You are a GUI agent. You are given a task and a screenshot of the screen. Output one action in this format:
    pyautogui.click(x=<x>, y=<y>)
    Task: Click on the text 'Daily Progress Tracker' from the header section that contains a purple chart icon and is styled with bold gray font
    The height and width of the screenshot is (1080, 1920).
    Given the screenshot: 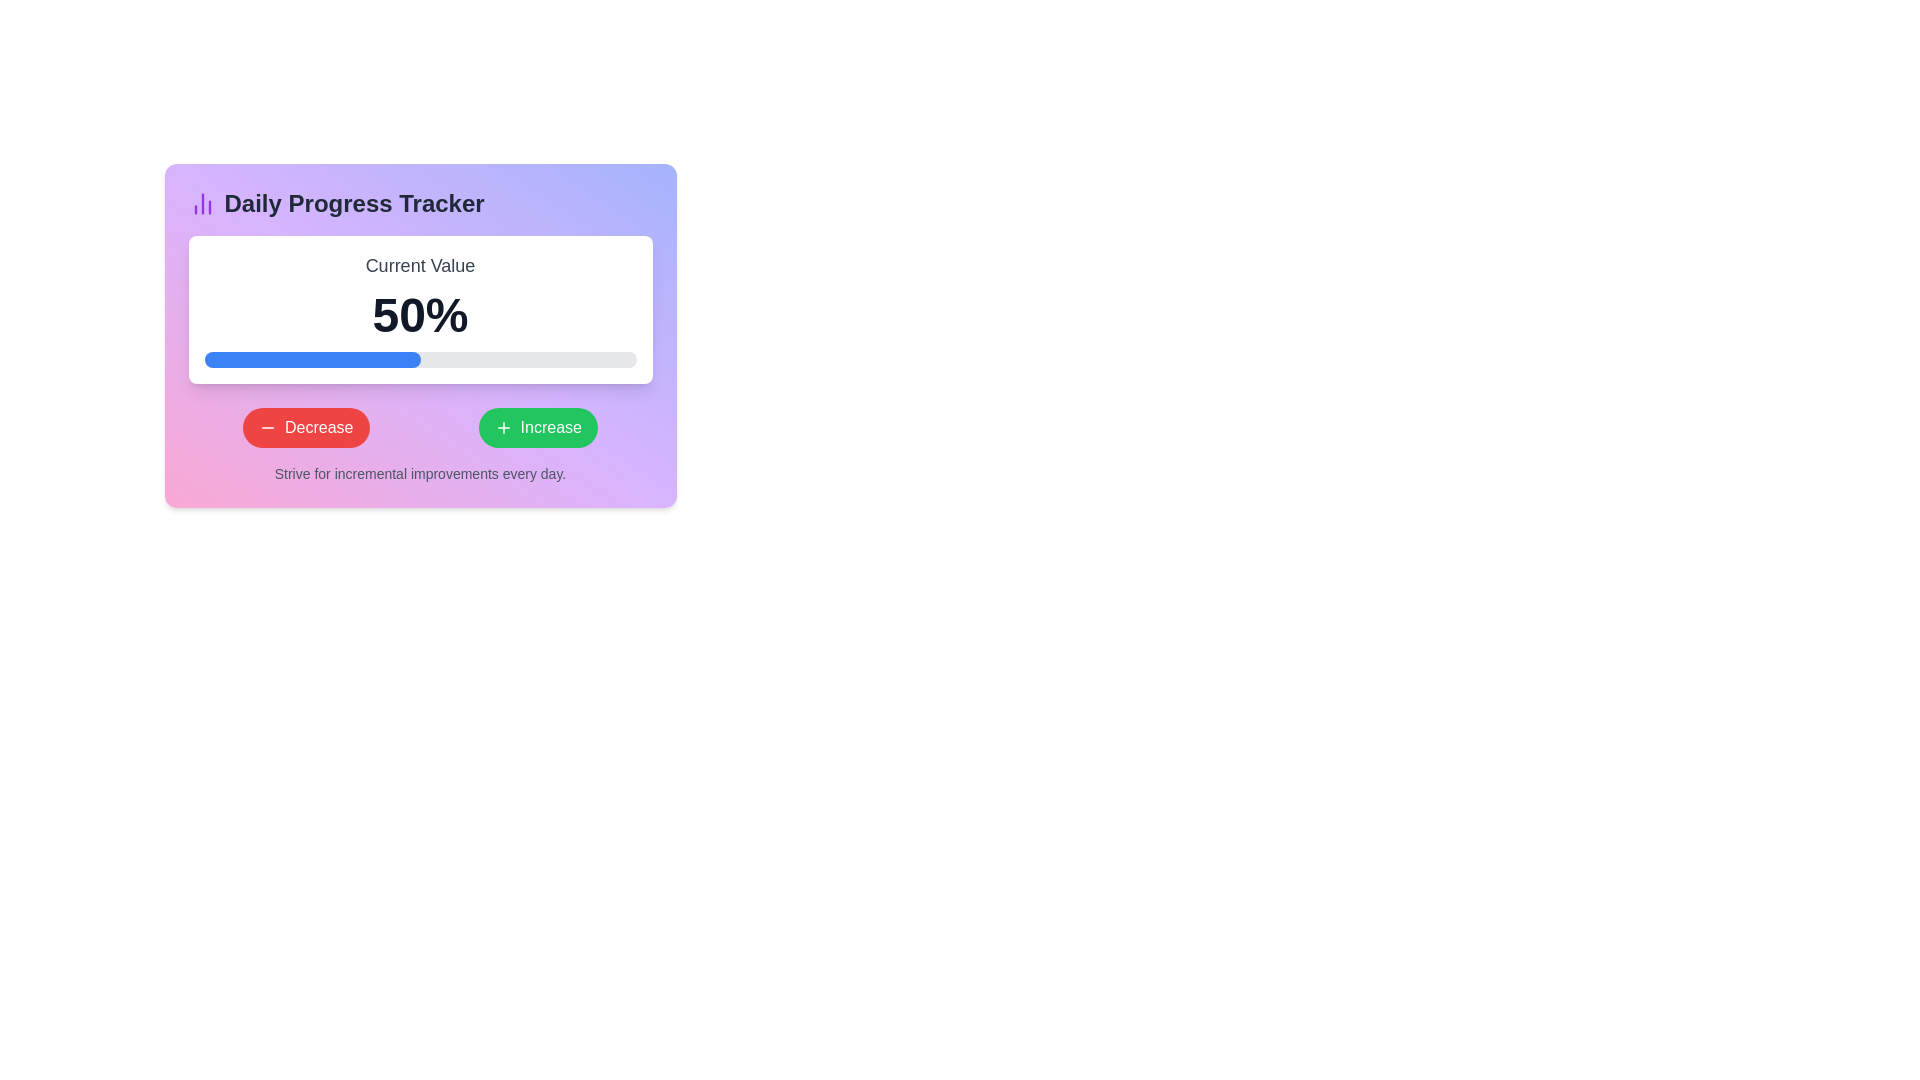 What is the action you would take?
    pyautogui.click(x=419, y=204)
    